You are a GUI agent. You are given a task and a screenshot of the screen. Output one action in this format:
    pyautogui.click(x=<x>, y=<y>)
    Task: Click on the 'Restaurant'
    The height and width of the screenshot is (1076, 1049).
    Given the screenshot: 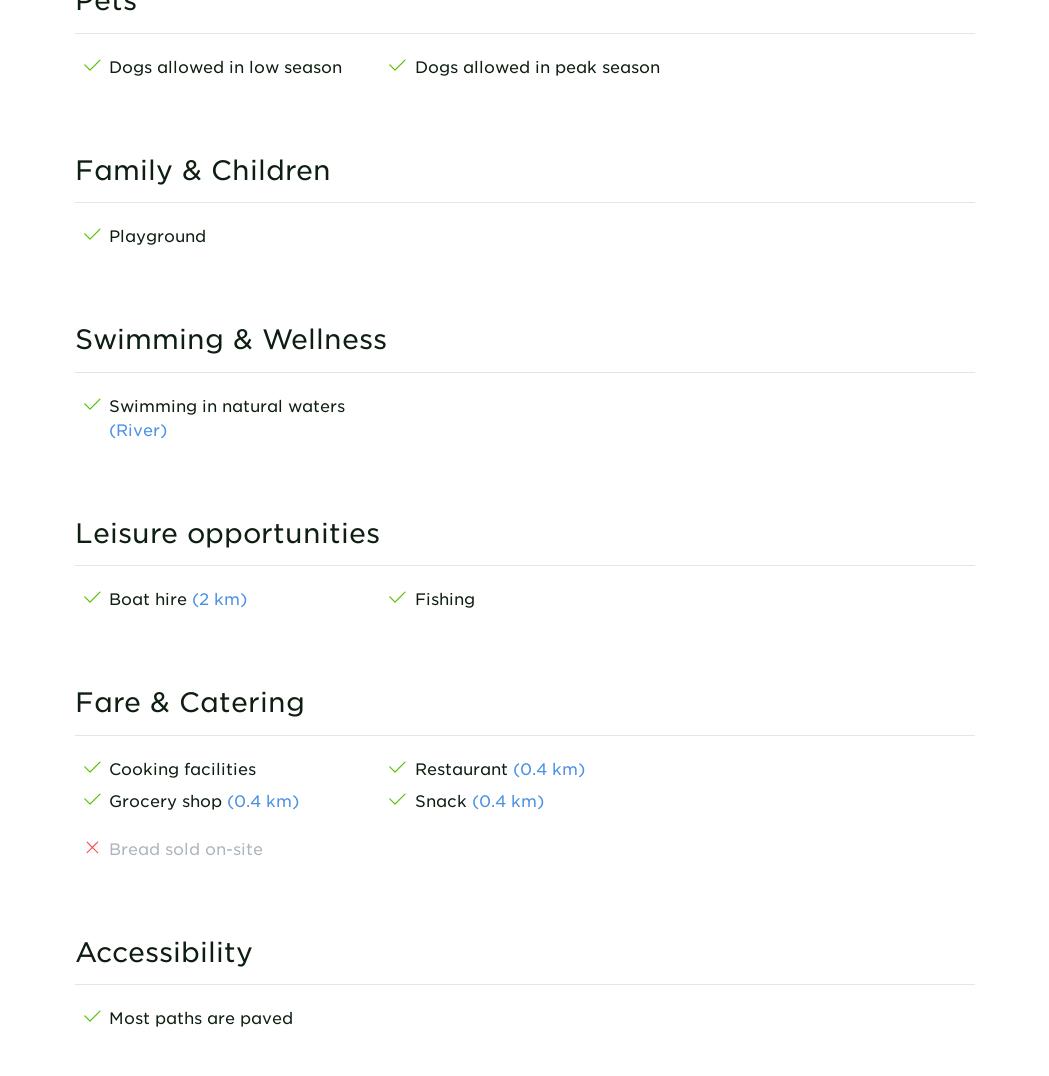 What is the action you would take?
    pyautogui.click(x=460, y=766)
    